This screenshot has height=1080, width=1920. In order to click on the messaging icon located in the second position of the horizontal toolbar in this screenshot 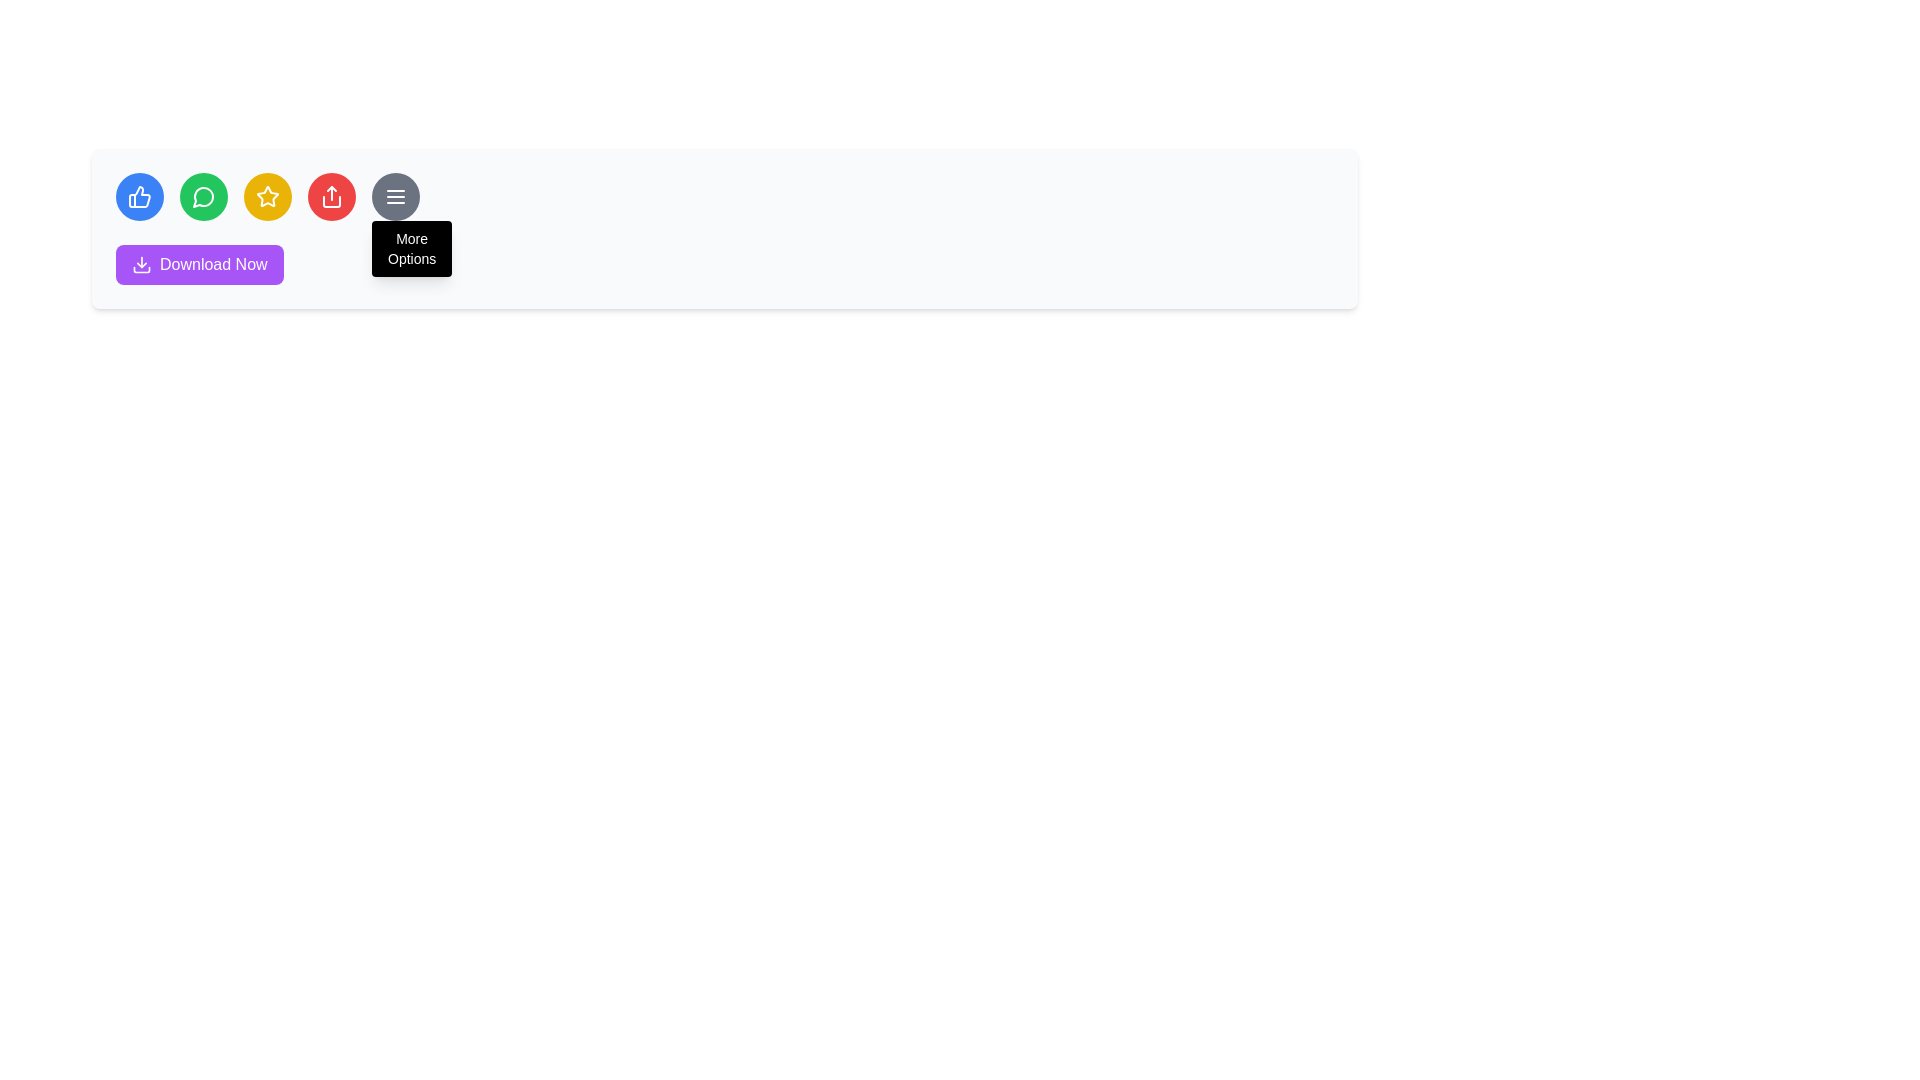, I will do `click(203, 197)`.